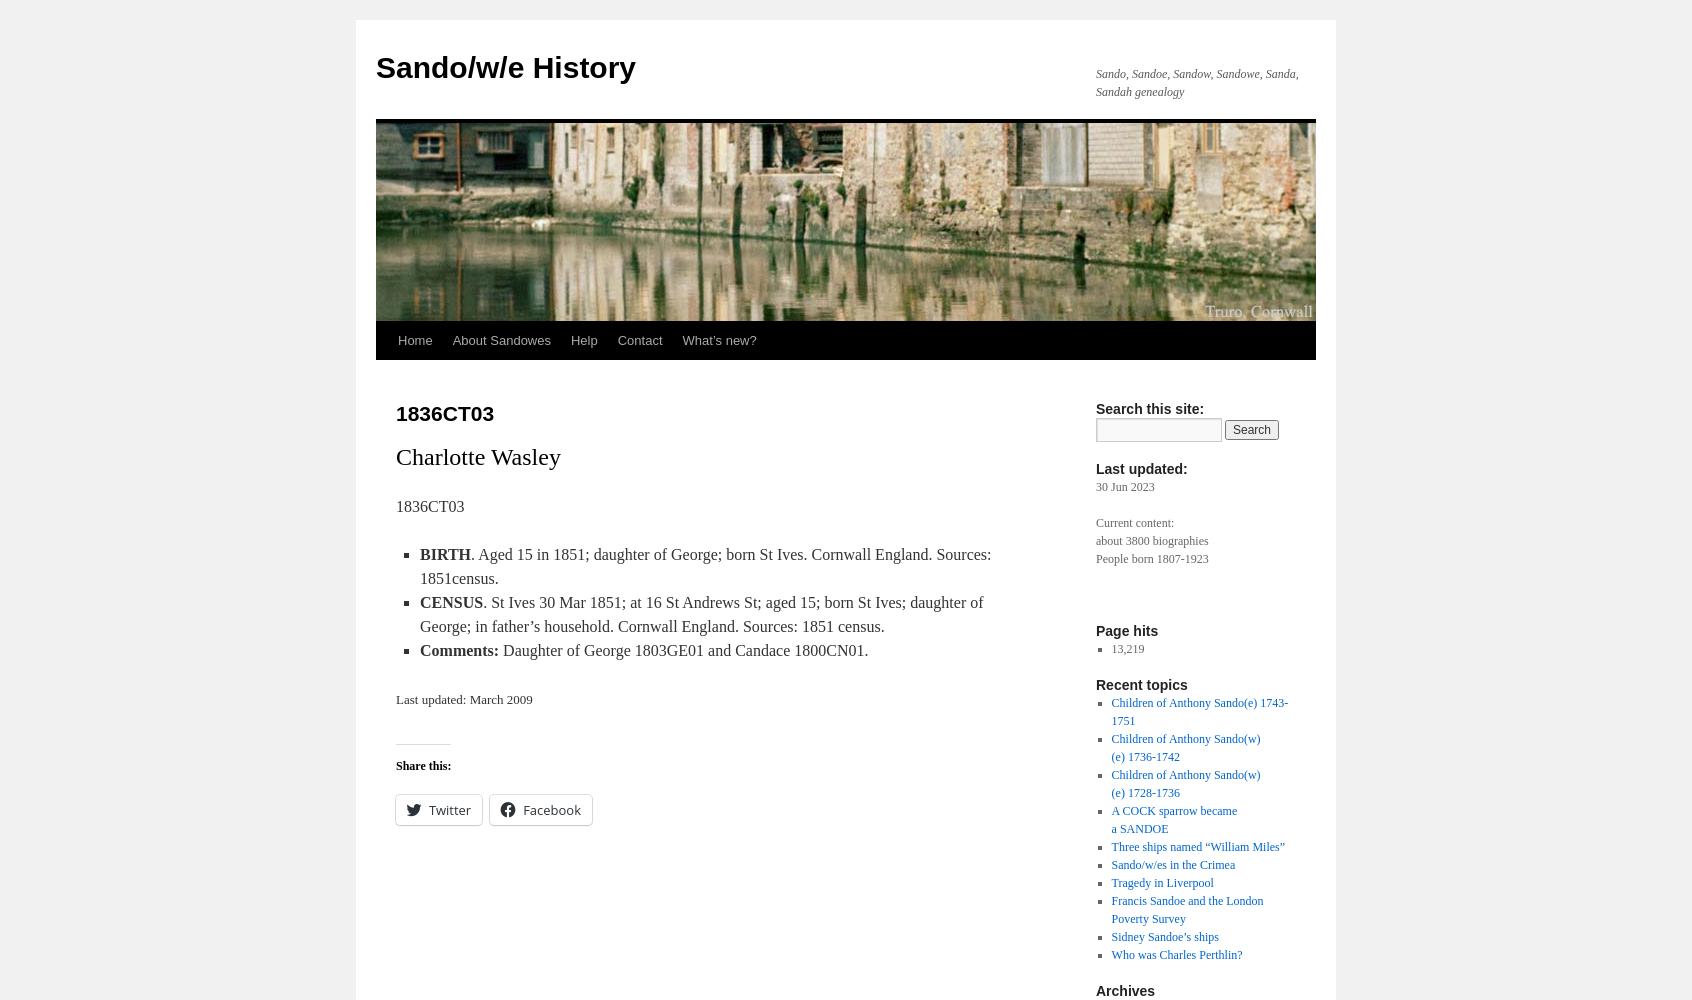 The width and height of the screenshot is (1692, 1000). Describe the element at coordinates (423, 766) in the screenshot. I see `'Share this:'` at that location.